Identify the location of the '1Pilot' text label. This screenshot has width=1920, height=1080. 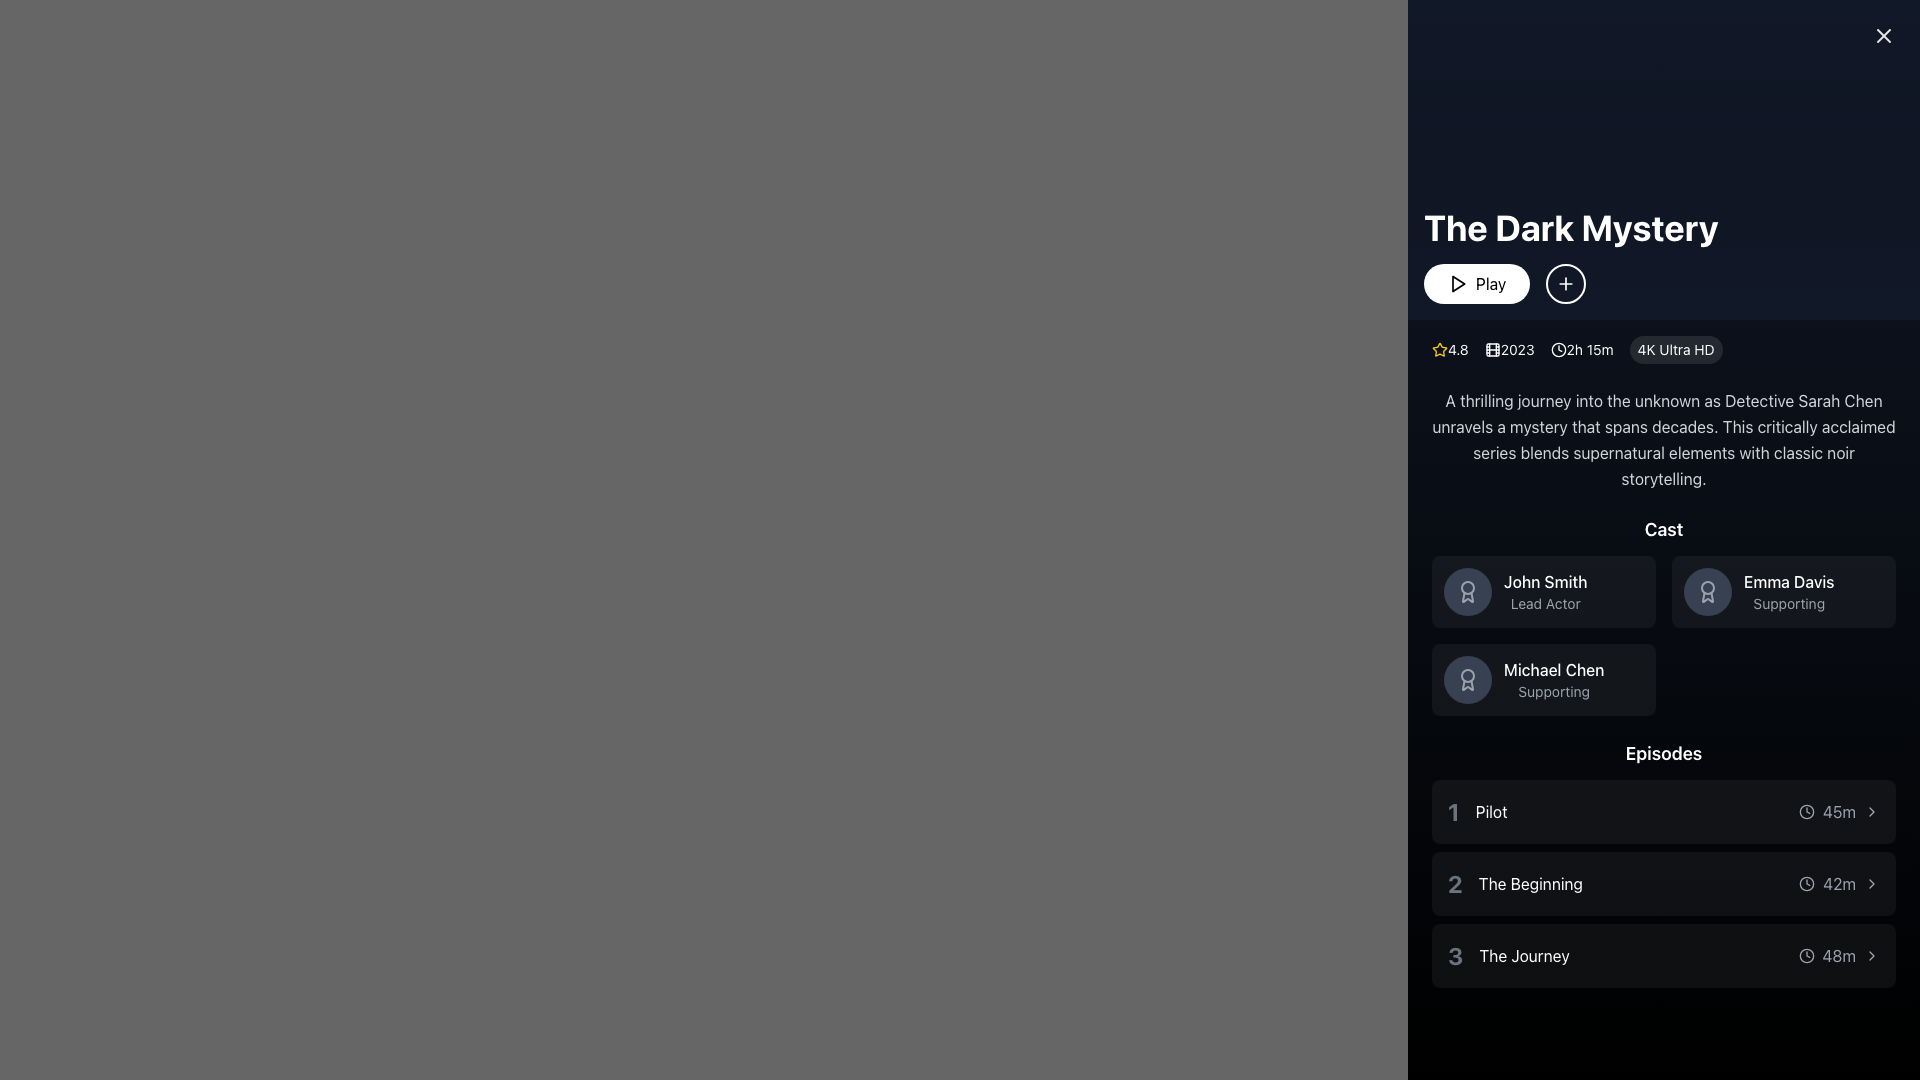
(1477, 812).